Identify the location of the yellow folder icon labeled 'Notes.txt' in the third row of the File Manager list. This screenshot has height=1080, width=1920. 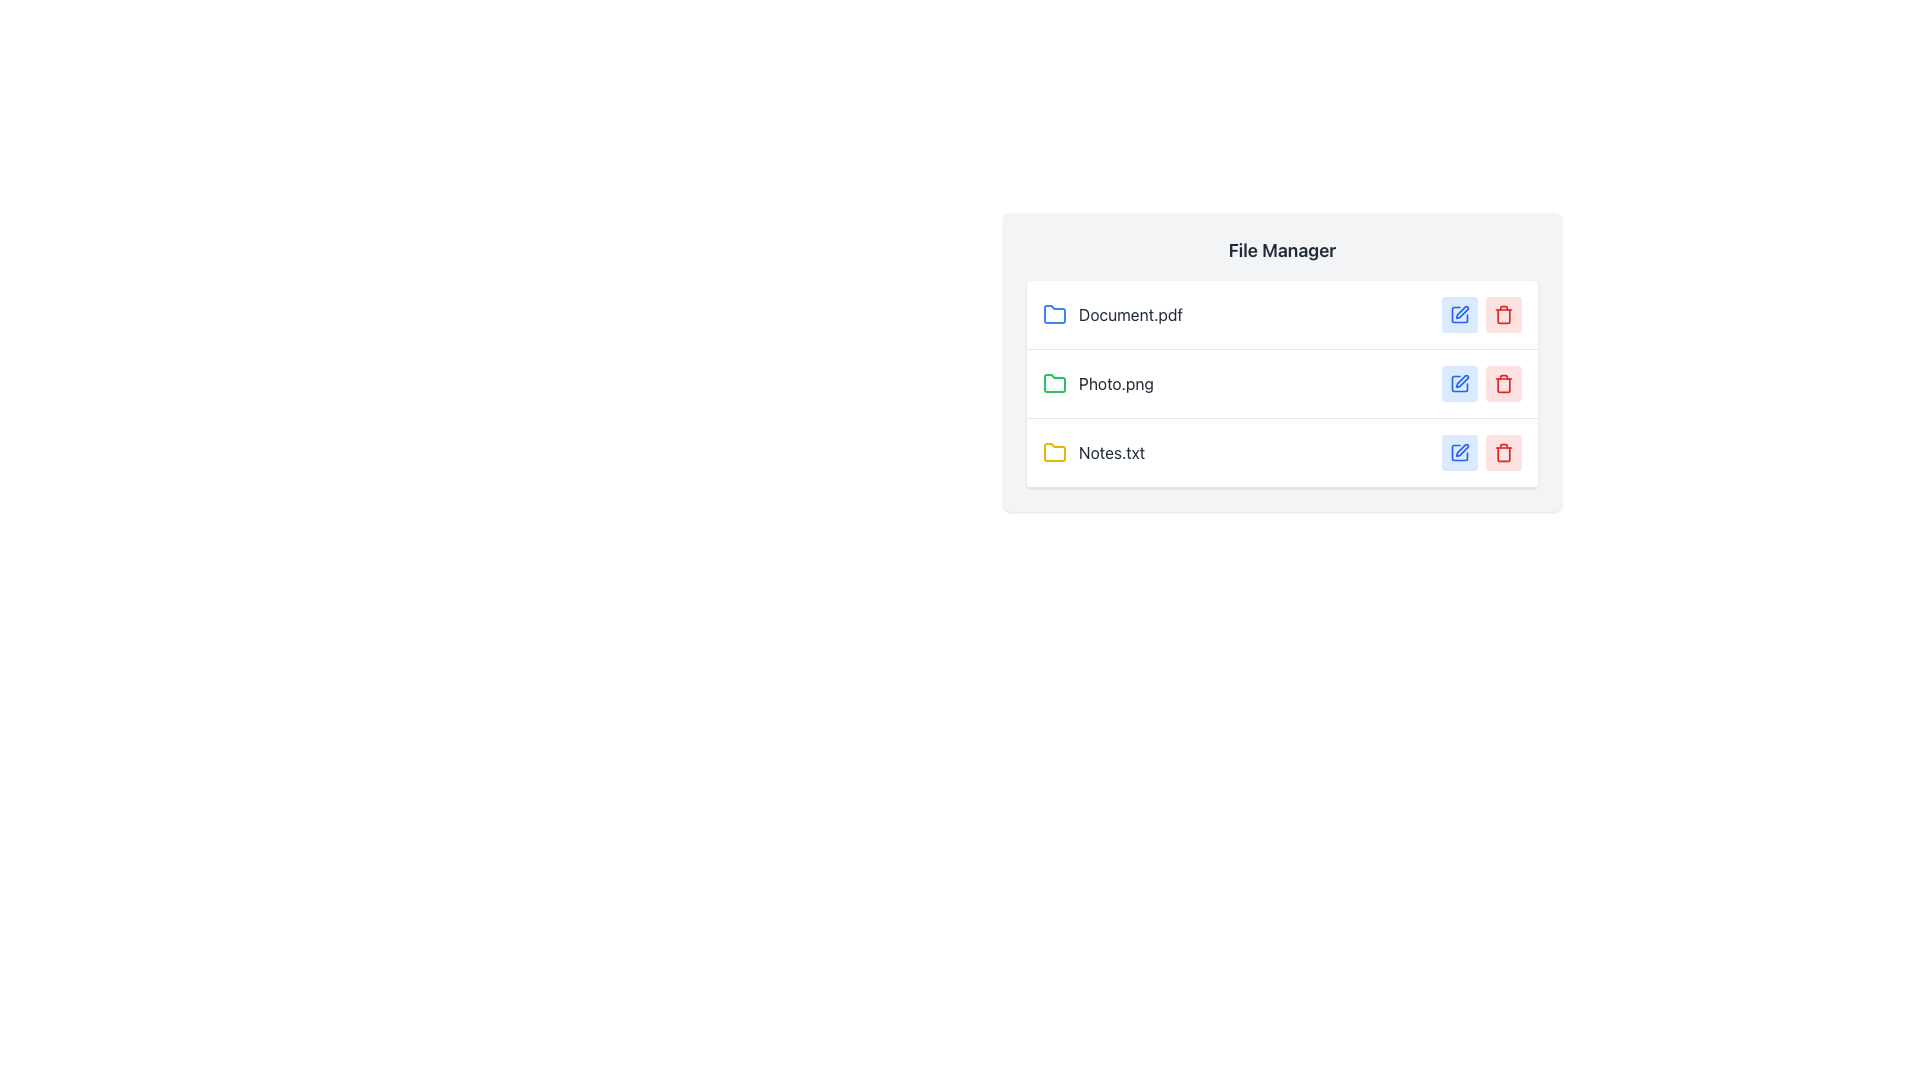
(1054, 451).